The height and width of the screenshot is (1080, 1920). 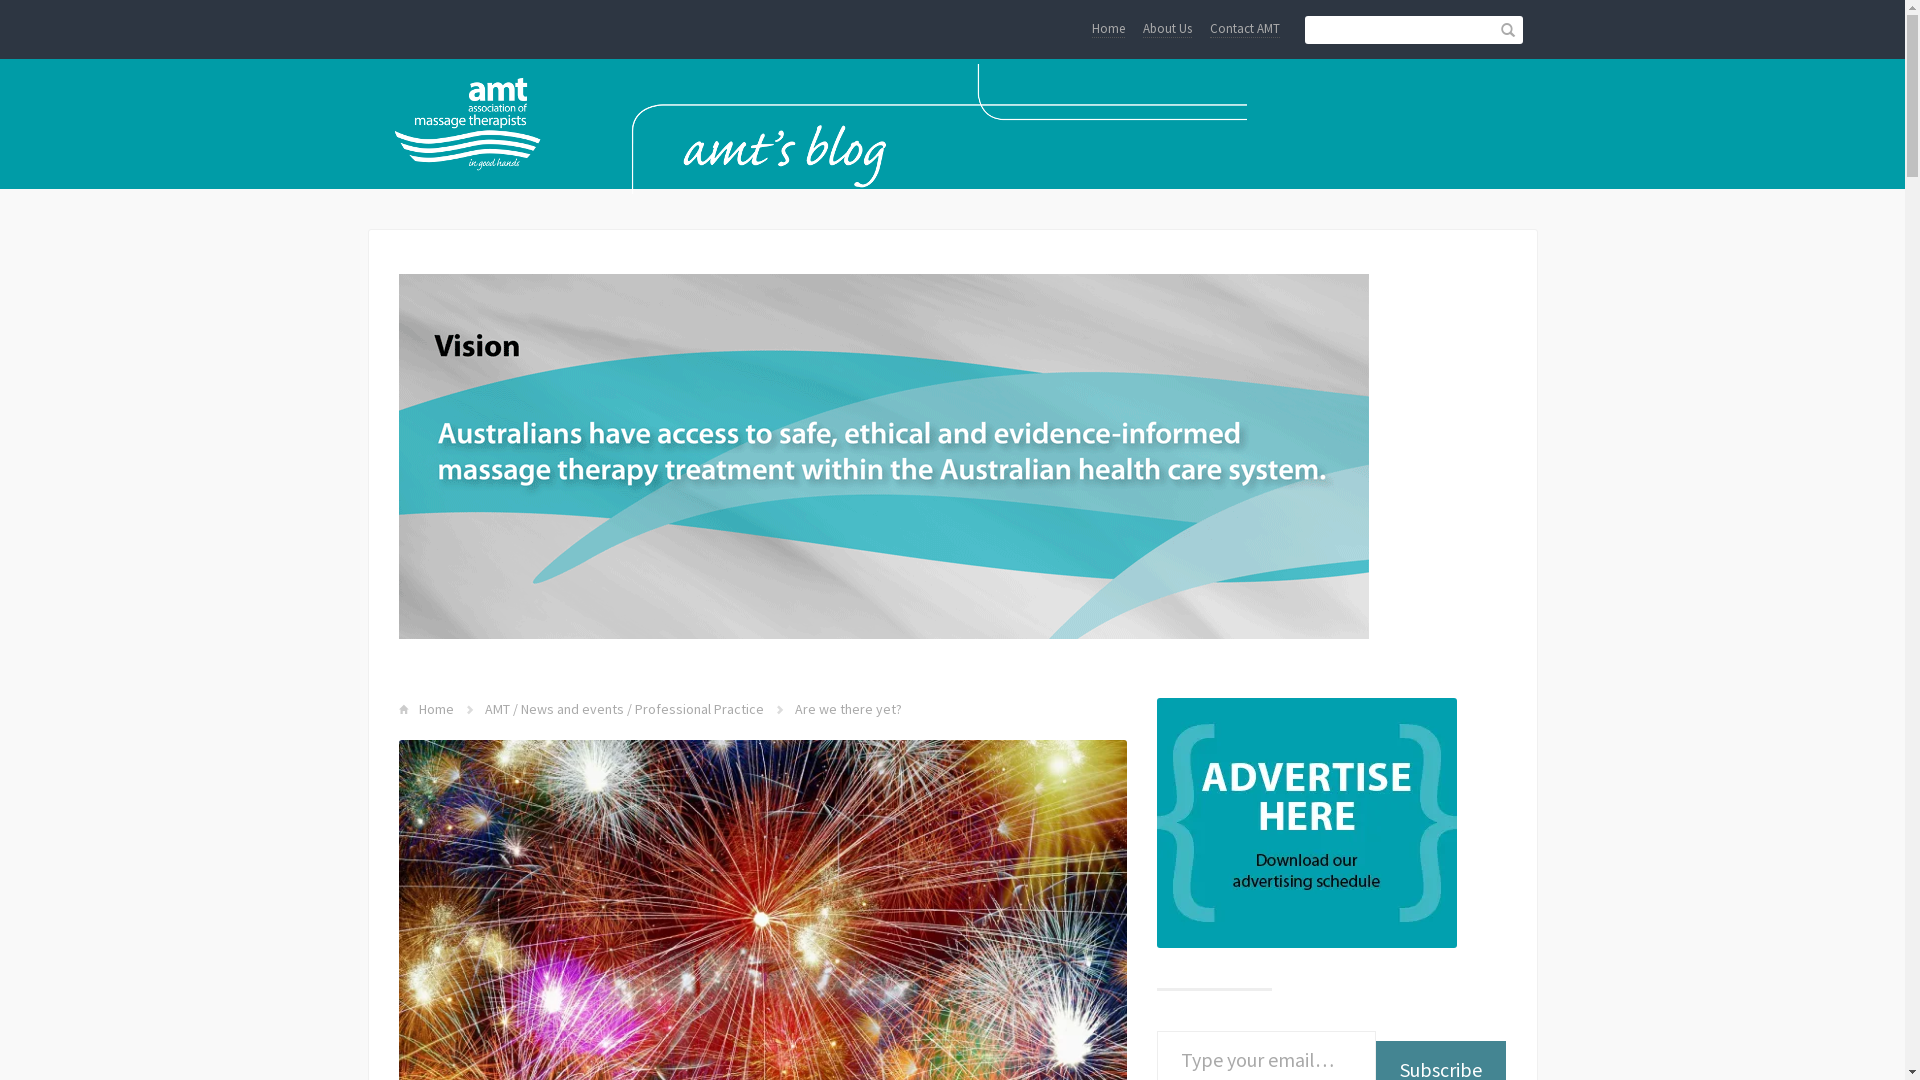 What do you see at coordinates (1243, 29) in the screenshot?
I see `'Contact AMT'` at bounding box center [1243, 29].